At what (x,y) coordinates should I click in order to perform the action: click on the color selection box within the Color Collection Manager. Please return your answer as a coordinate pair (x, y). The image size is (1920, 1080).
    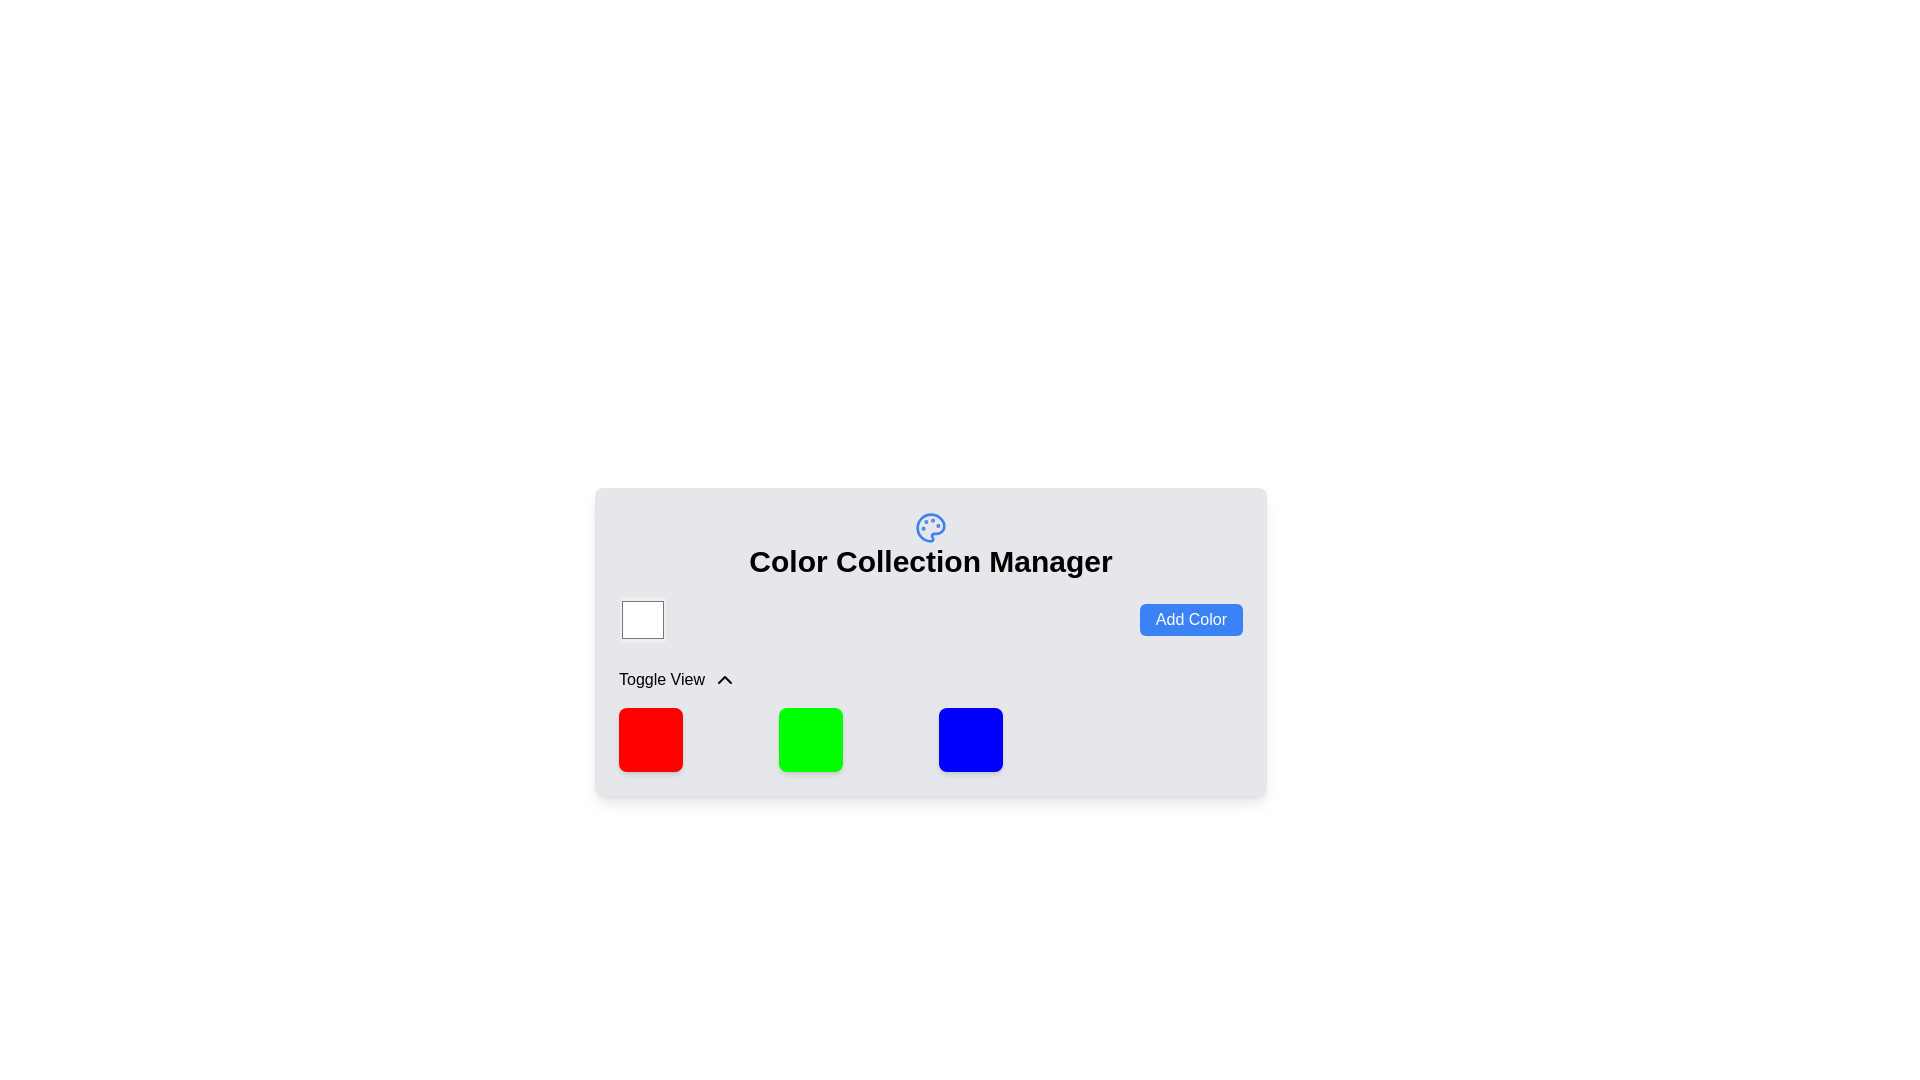
    Looking at the image, I should click on (930, 619).